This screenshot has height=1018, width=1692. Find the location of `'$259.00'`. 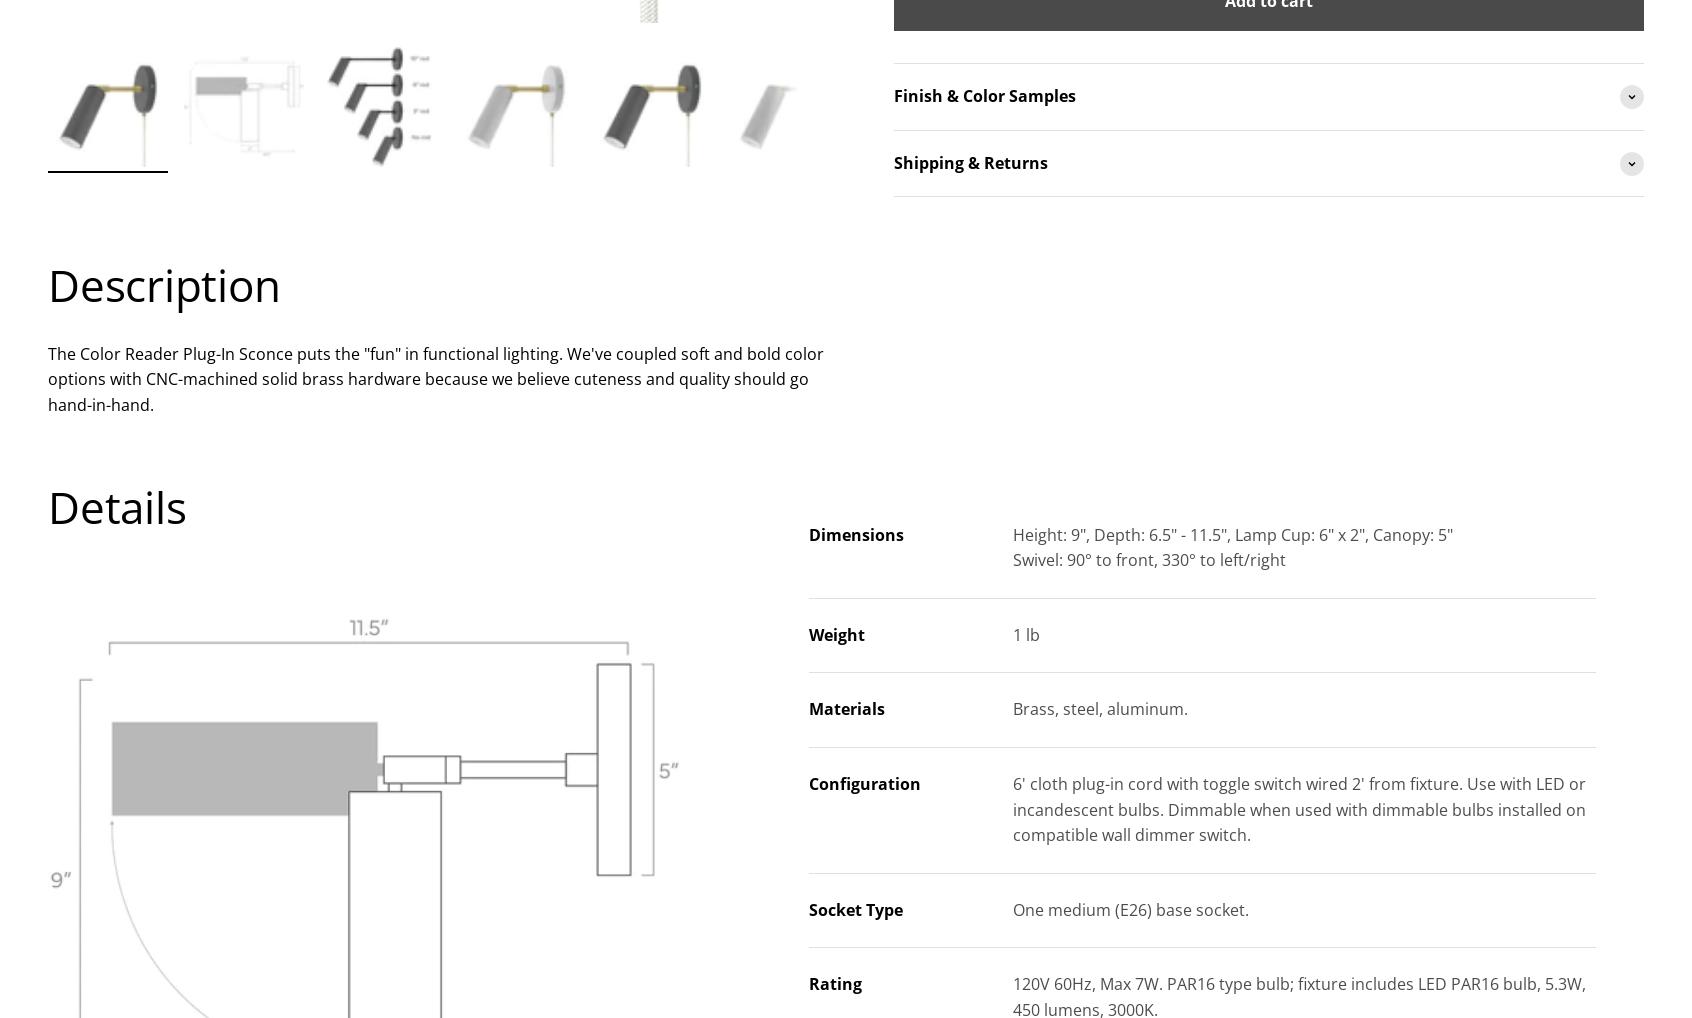

'$259.00' is located at coordinates (1265, 921).